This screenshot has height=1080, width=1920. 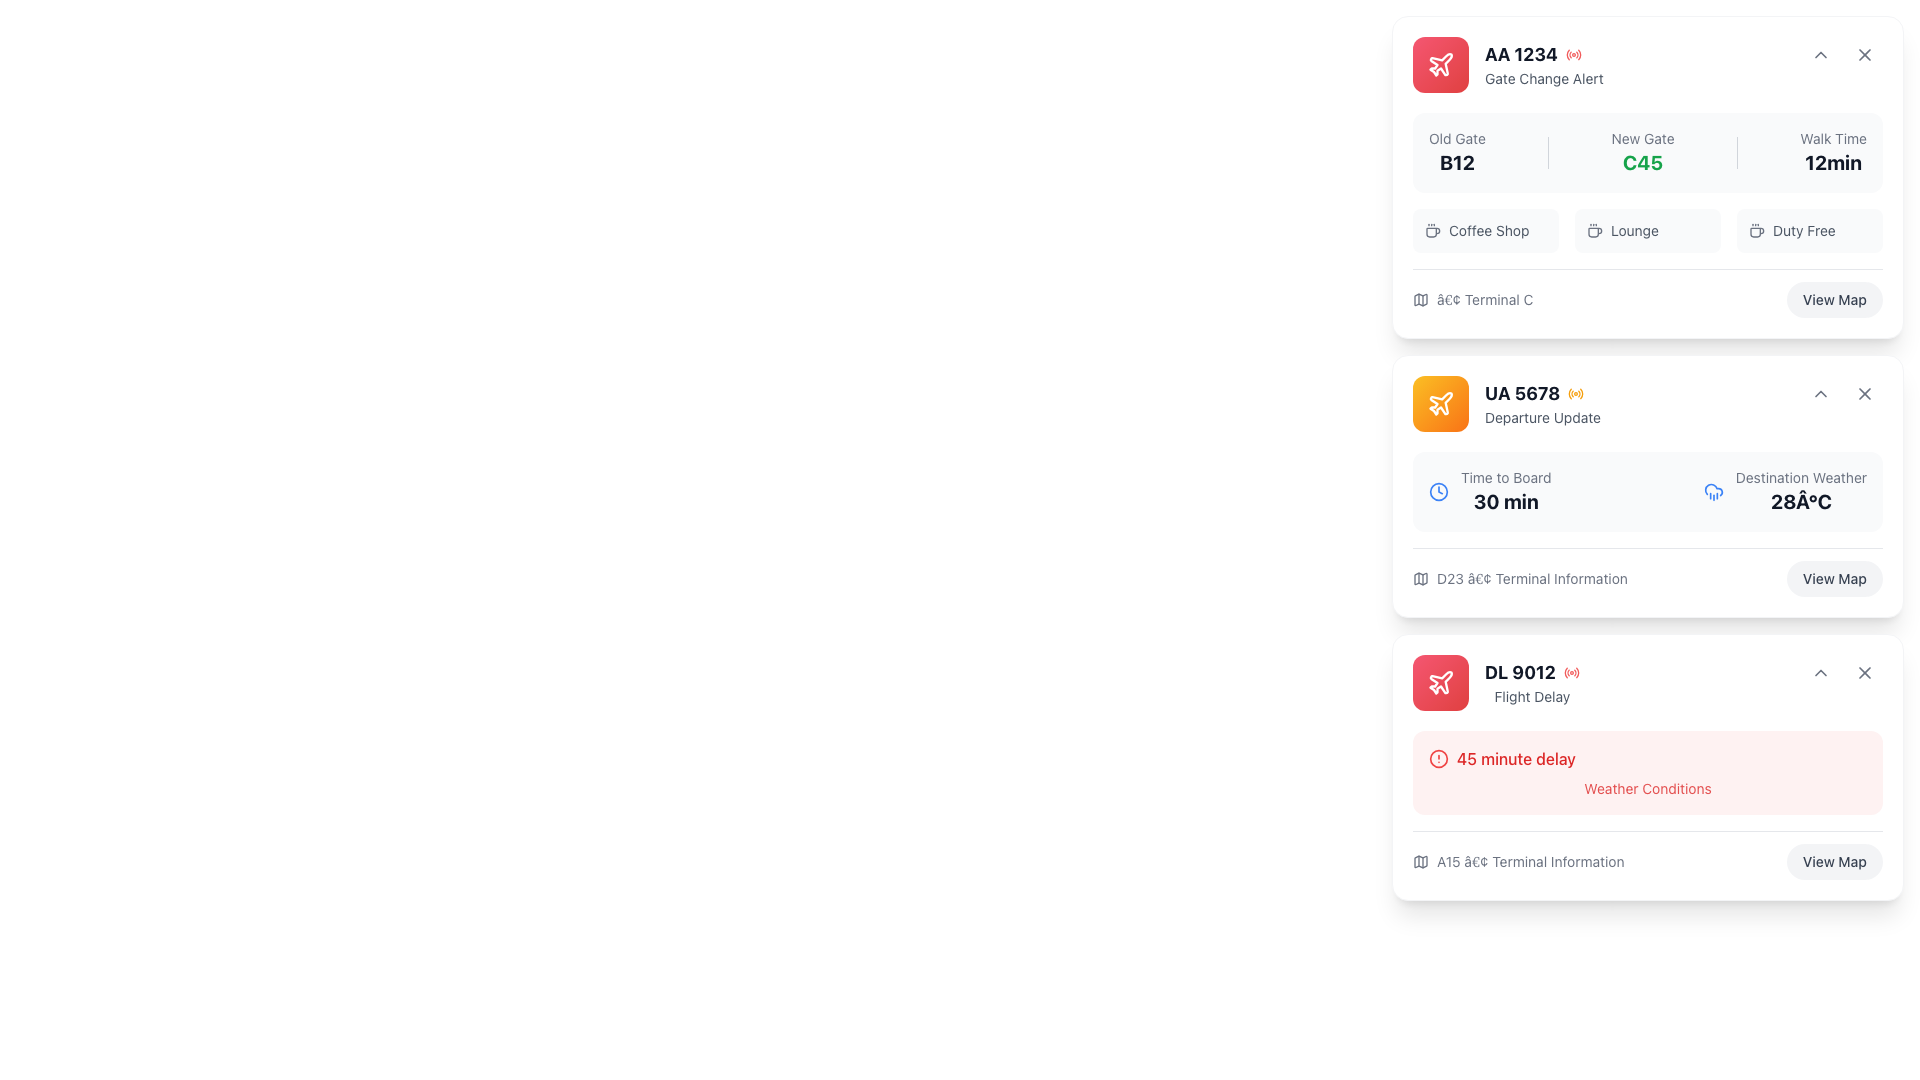 What do you see at coordinates (1634, 230) in the screenshot?
I see `the amenity option text indicating the availability of a lounge, located centrally in the top-most card of the right column, between the coffee cup icon and the 'Duty Free' item` at bounding box center [1634, 230].